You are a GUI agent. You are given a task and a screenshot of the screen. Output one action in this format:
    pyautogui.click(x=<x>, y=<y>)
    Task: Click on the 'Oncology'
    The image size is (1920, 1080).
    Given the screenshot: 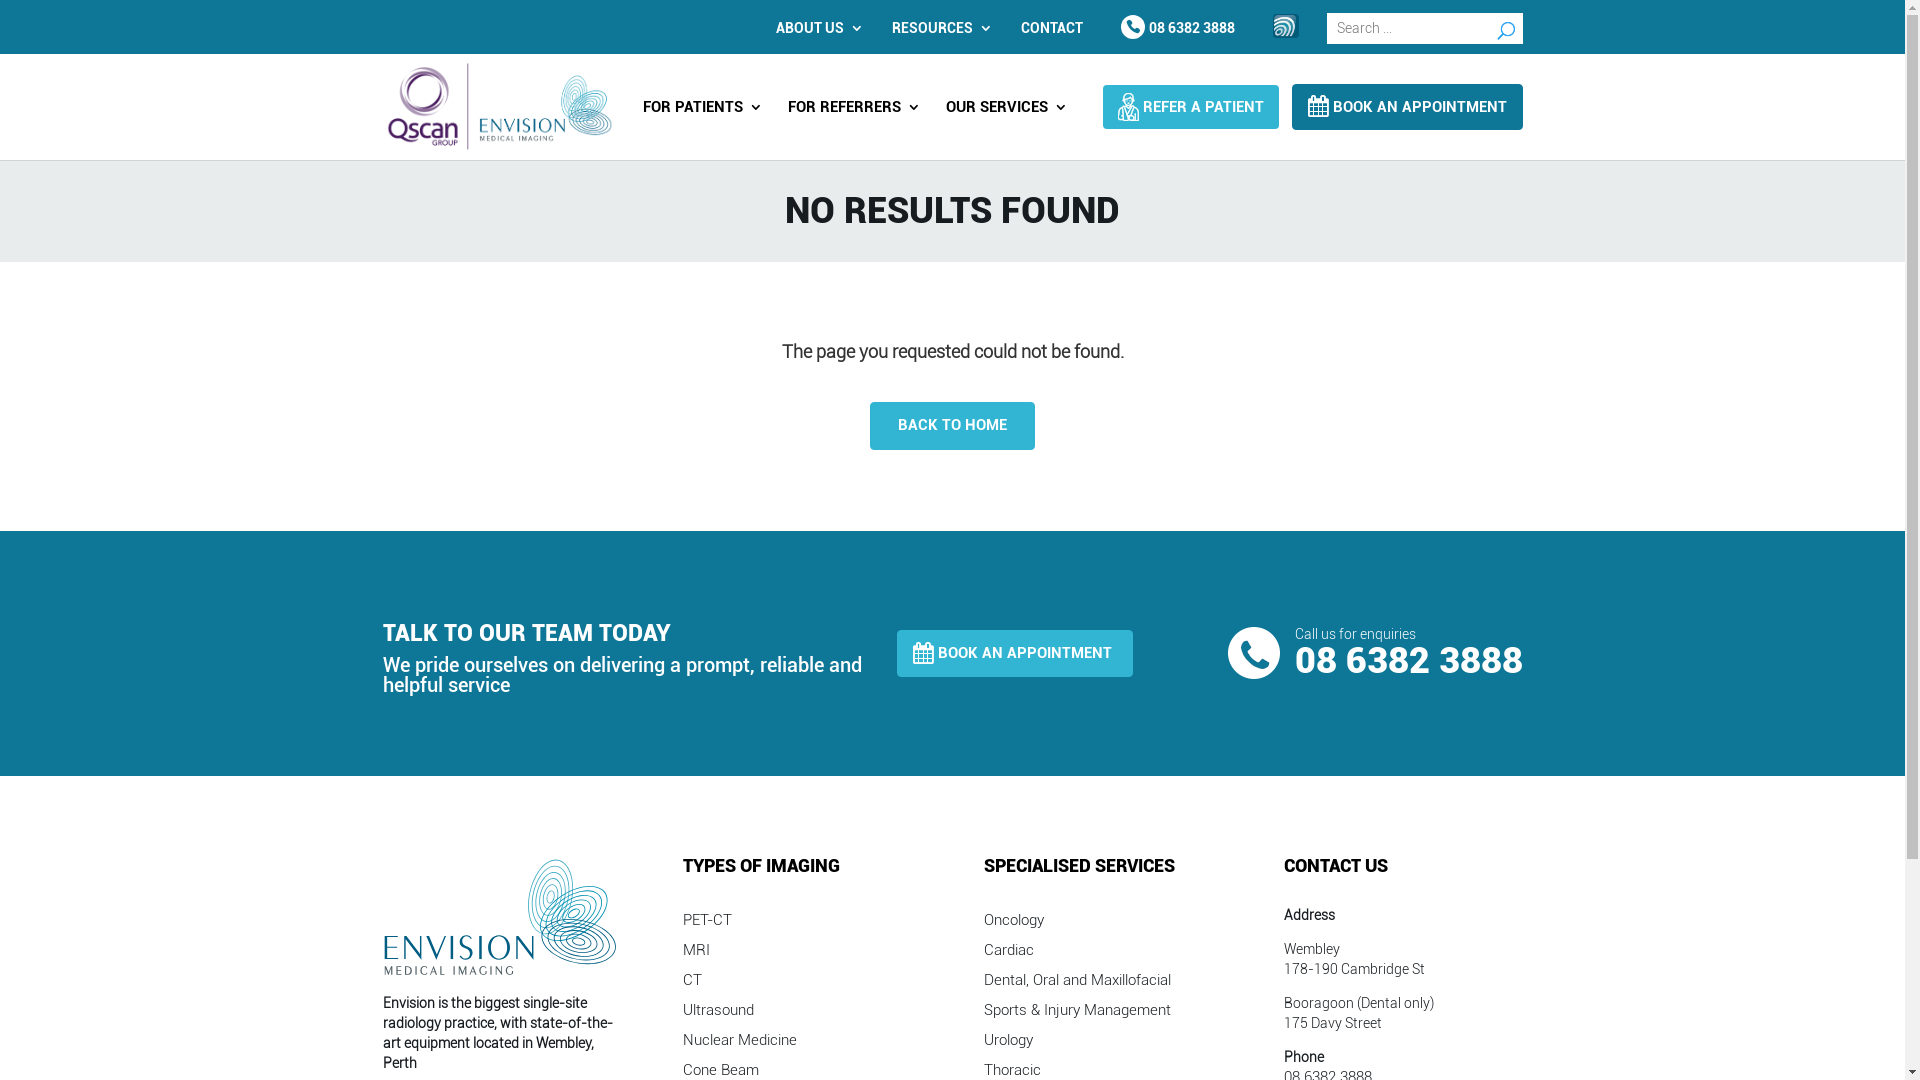 What is the action you would take?
    pyautogui.click(x=1013, y=924)
    